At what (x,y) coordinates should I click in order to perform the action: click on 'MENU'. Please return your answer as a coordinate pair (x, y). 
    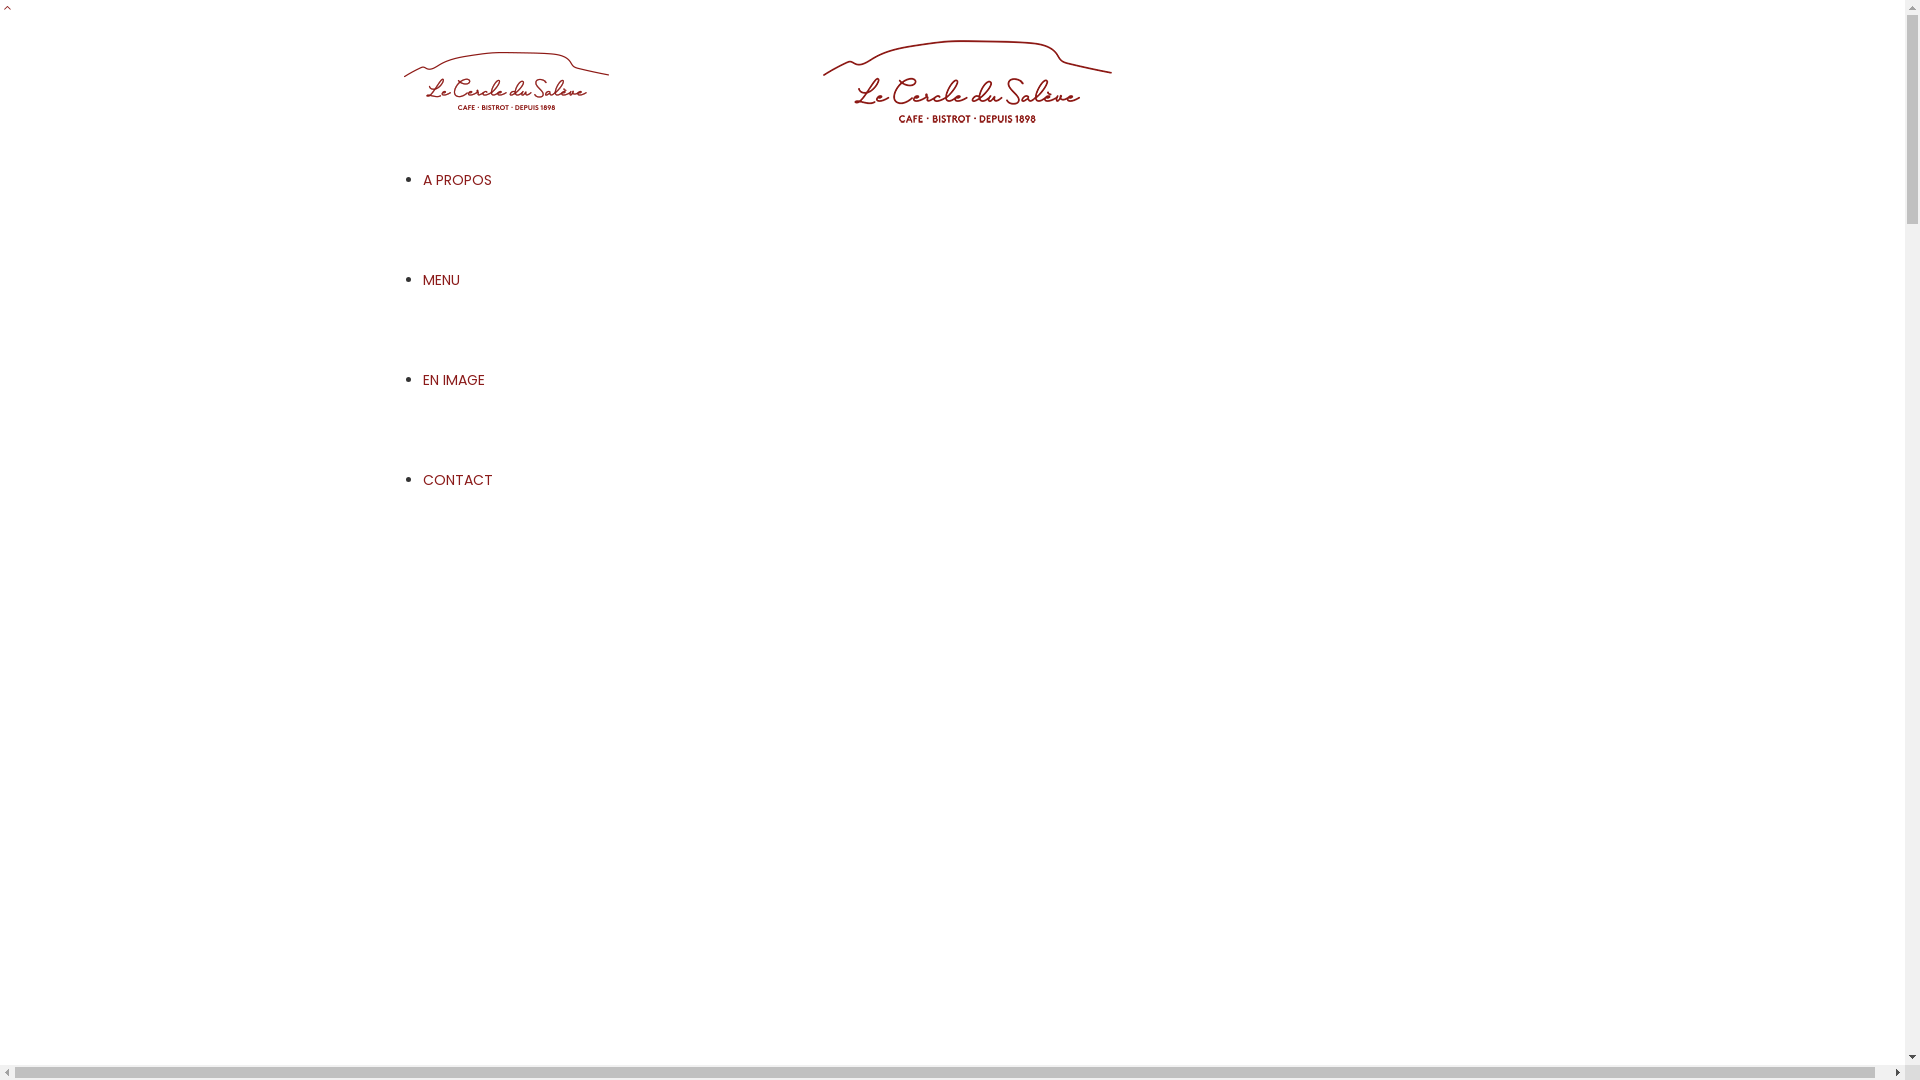
    Looking at the image, I should click on (439, 280).